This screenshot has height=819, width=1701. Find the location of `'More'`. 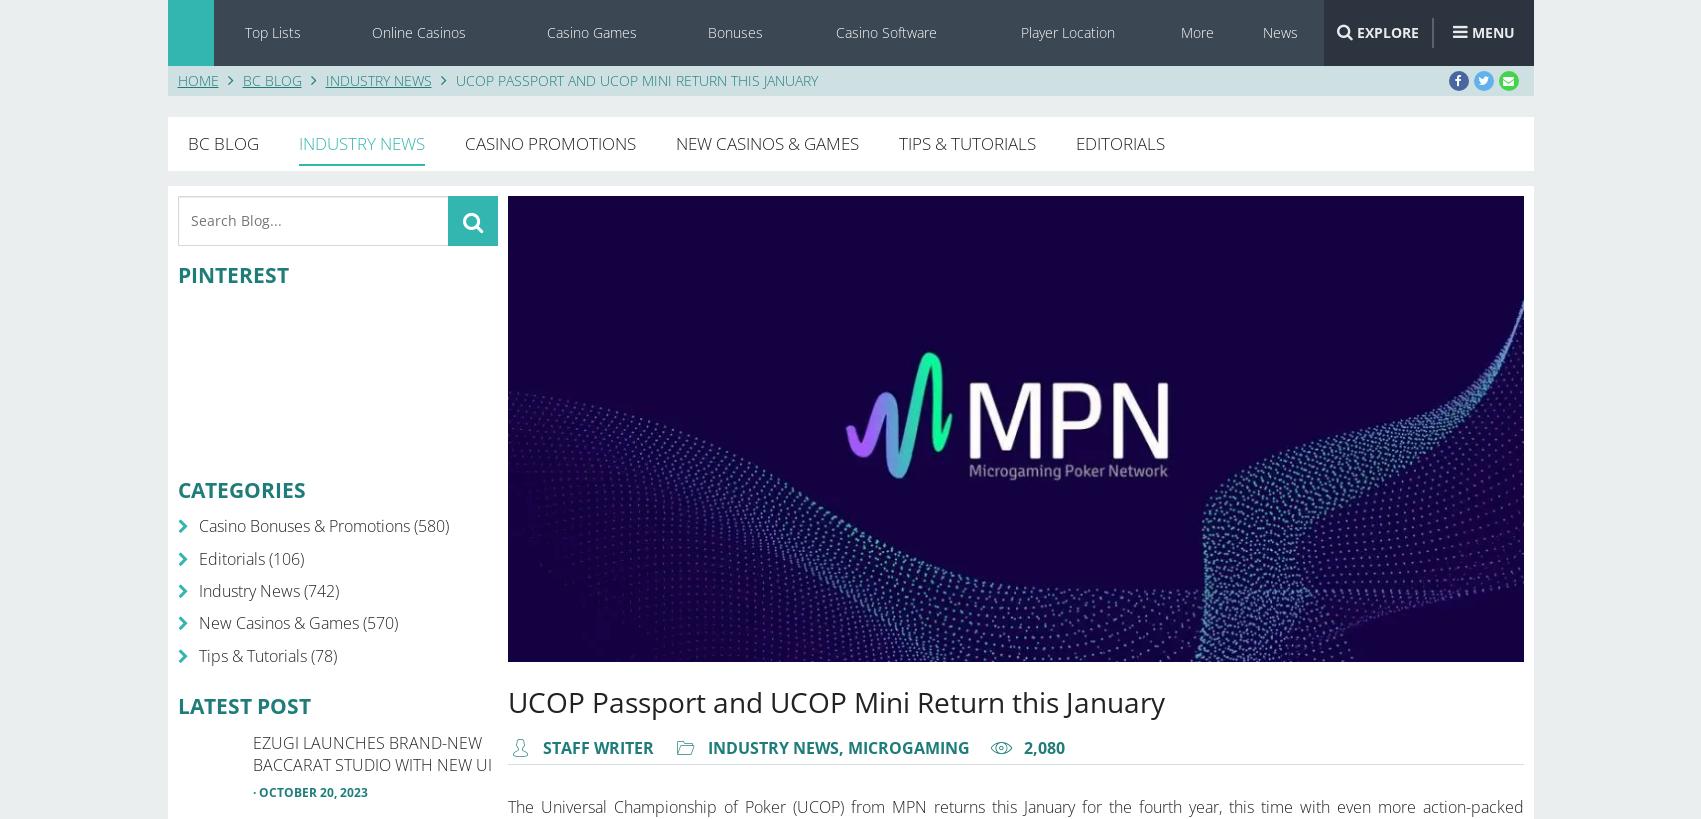

'More' is located at coordinates (1196, 30).